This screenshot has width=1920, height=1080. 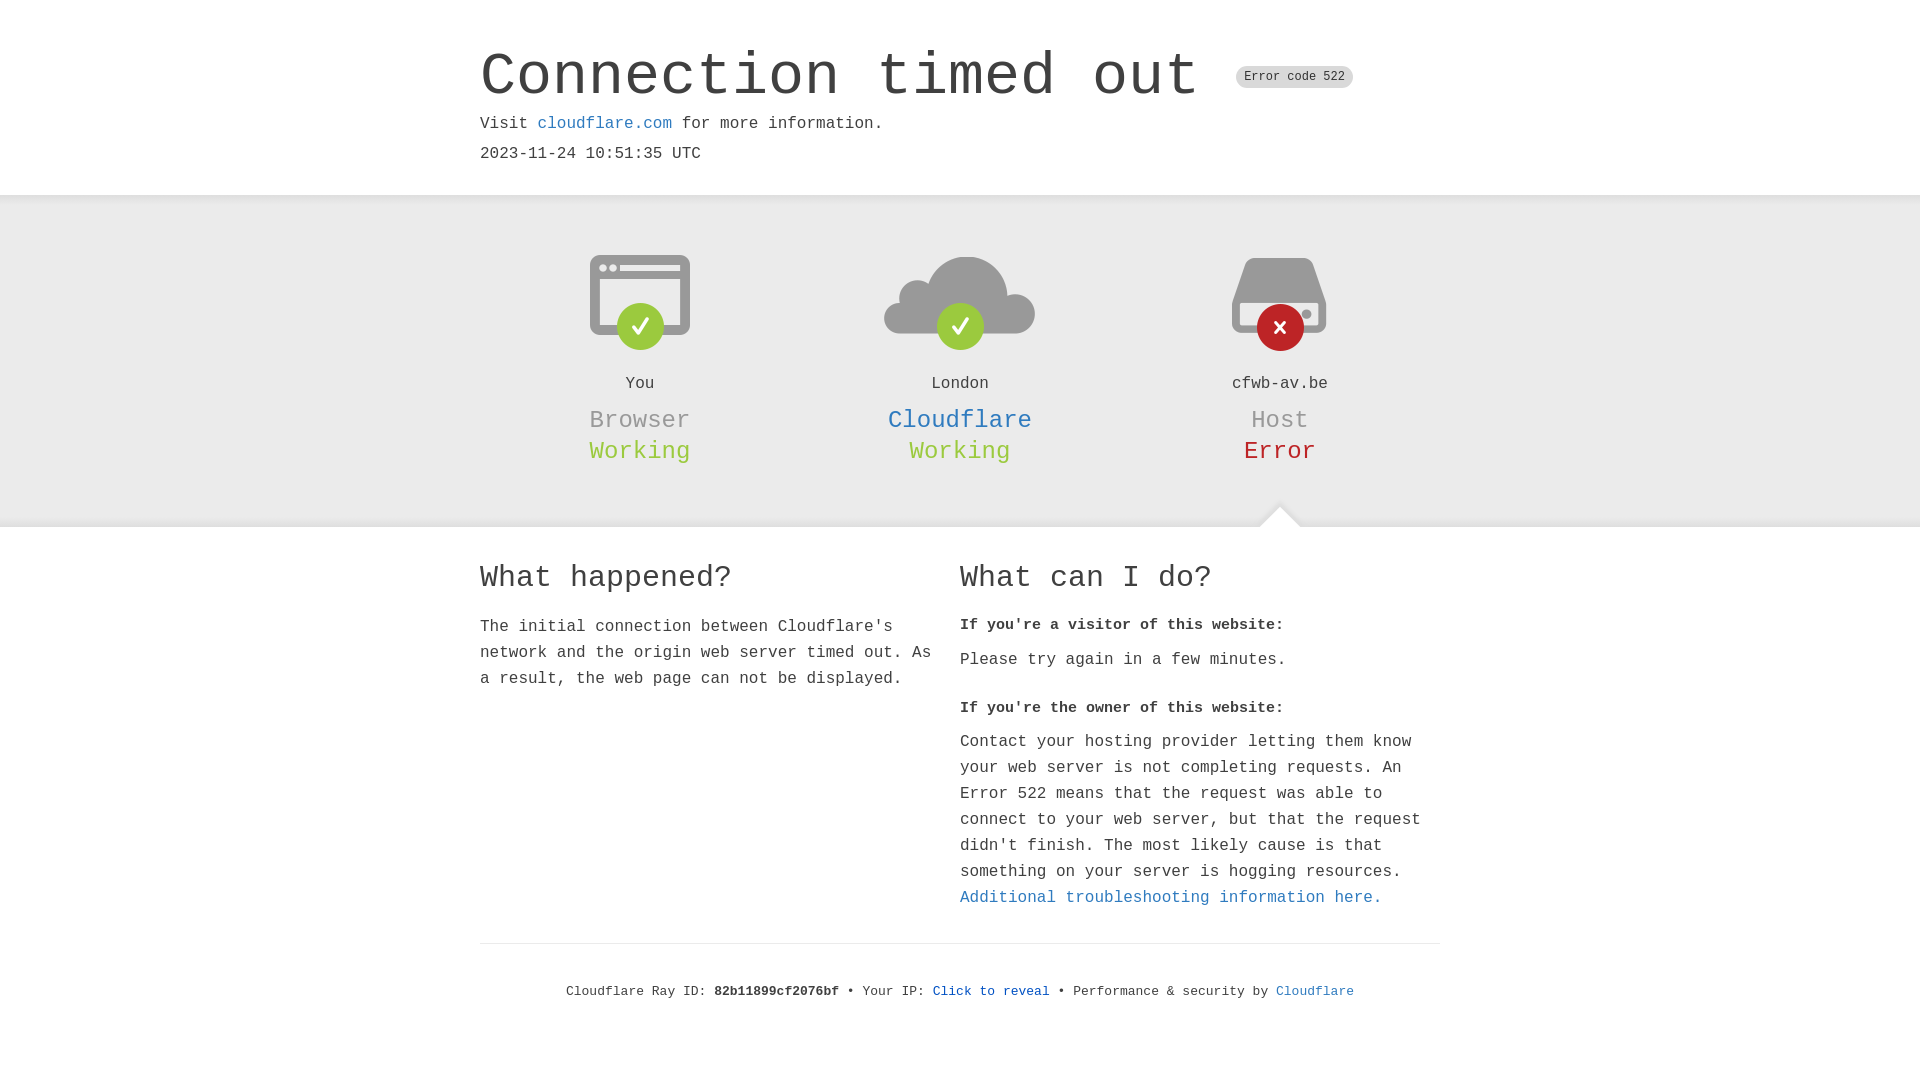 I want to click on 'Click to reveal', so click(x=931, y=991).